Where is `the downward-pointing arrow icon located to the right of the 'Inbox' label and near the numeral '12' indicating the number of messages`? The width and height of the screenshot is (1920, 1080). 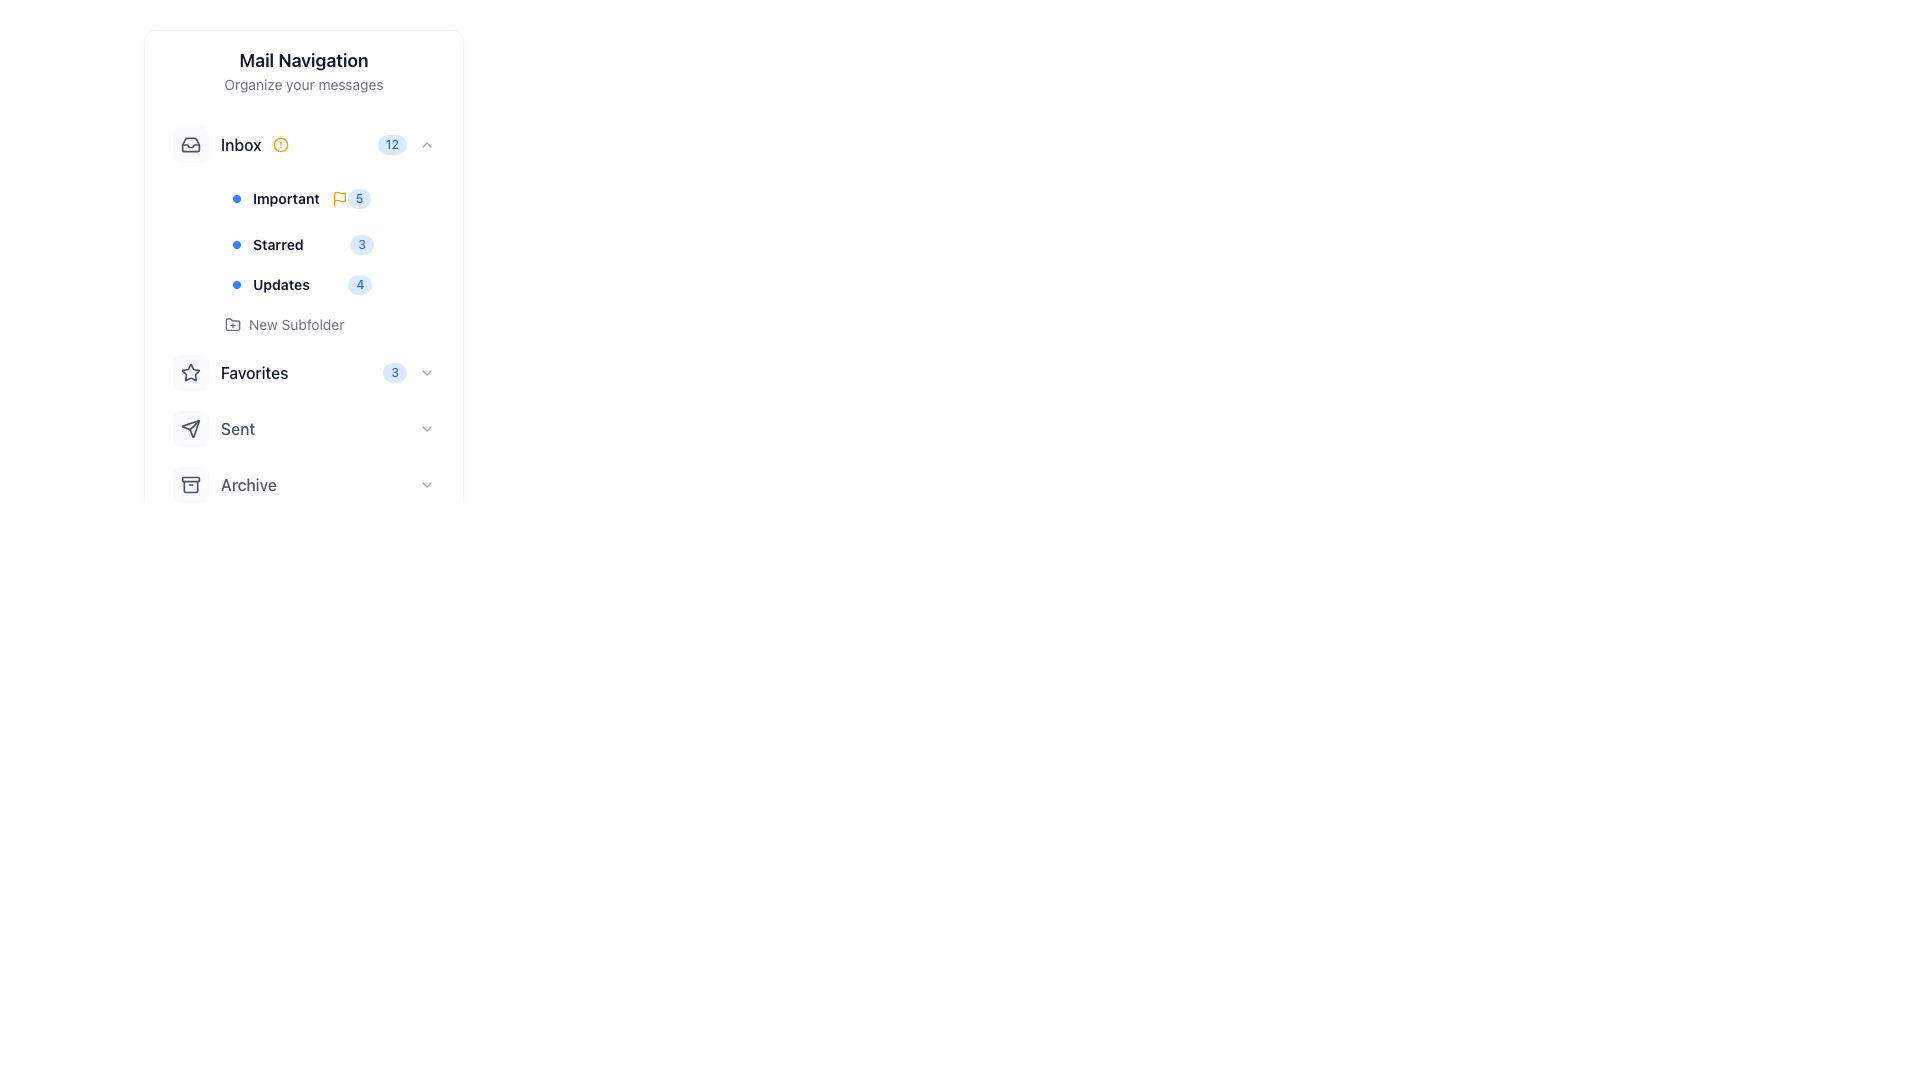
the downward-pointing arrow icon located to the right of the 'Inbox' label and near the numeral '12' indicating the number of messages is located at coordinates (191, 145).